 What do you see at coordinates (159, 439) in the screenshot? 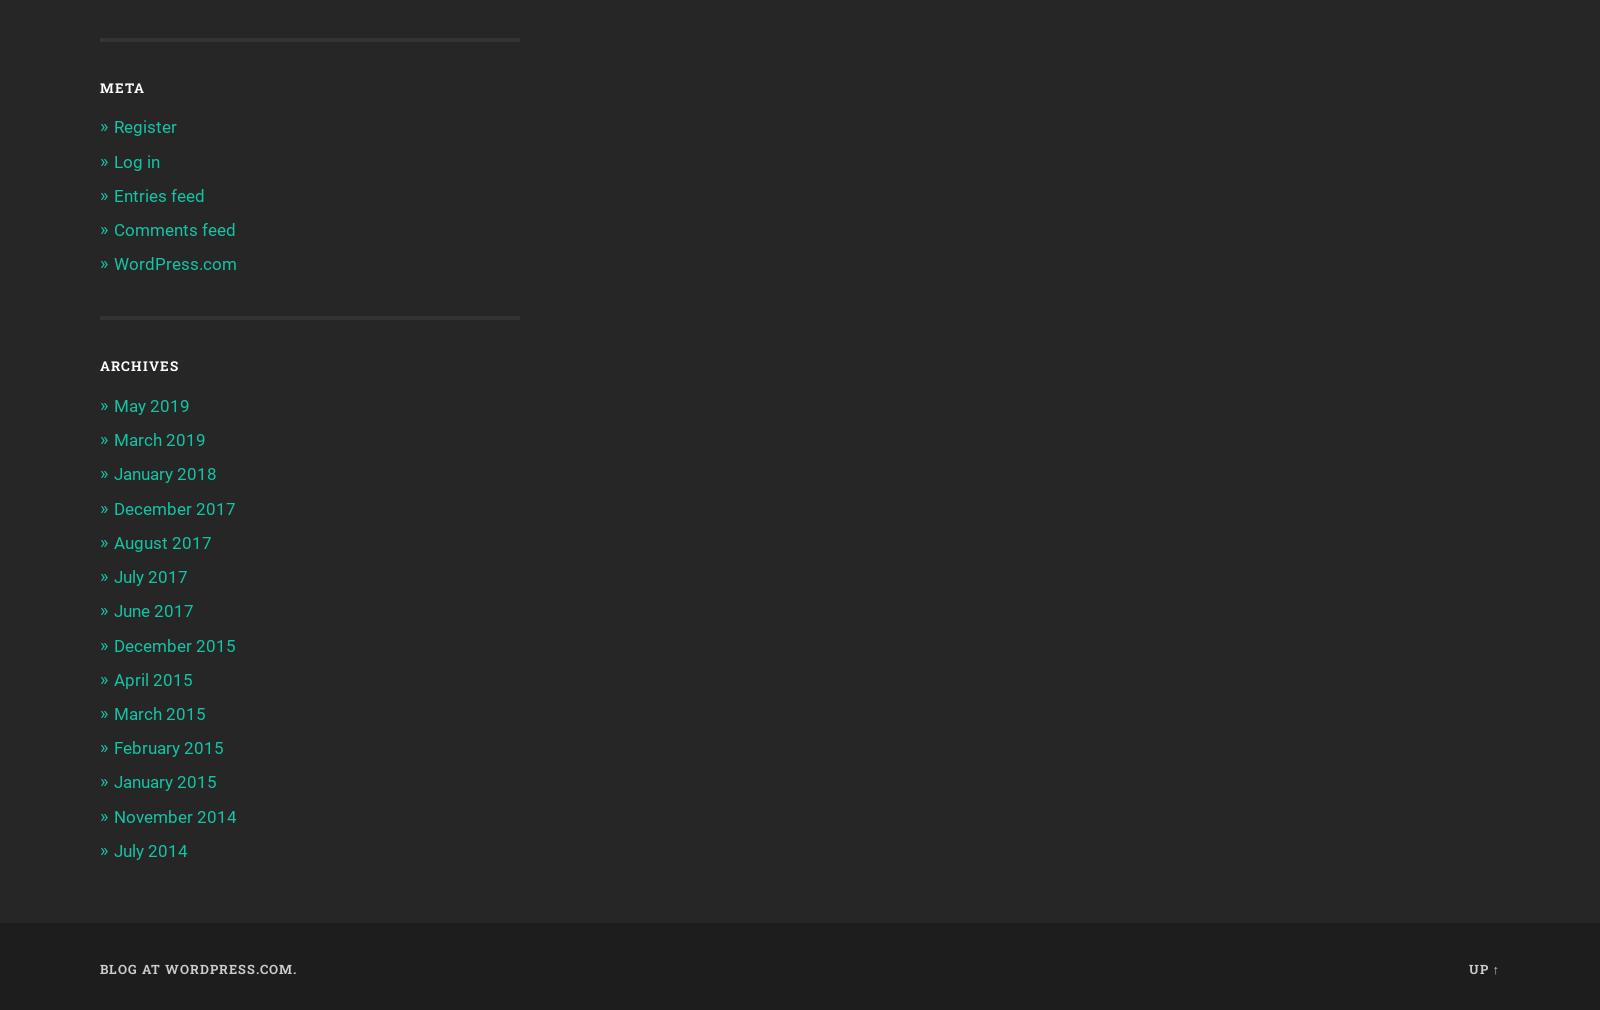
I see `'March 2019'` at bounding box center [159, 439].